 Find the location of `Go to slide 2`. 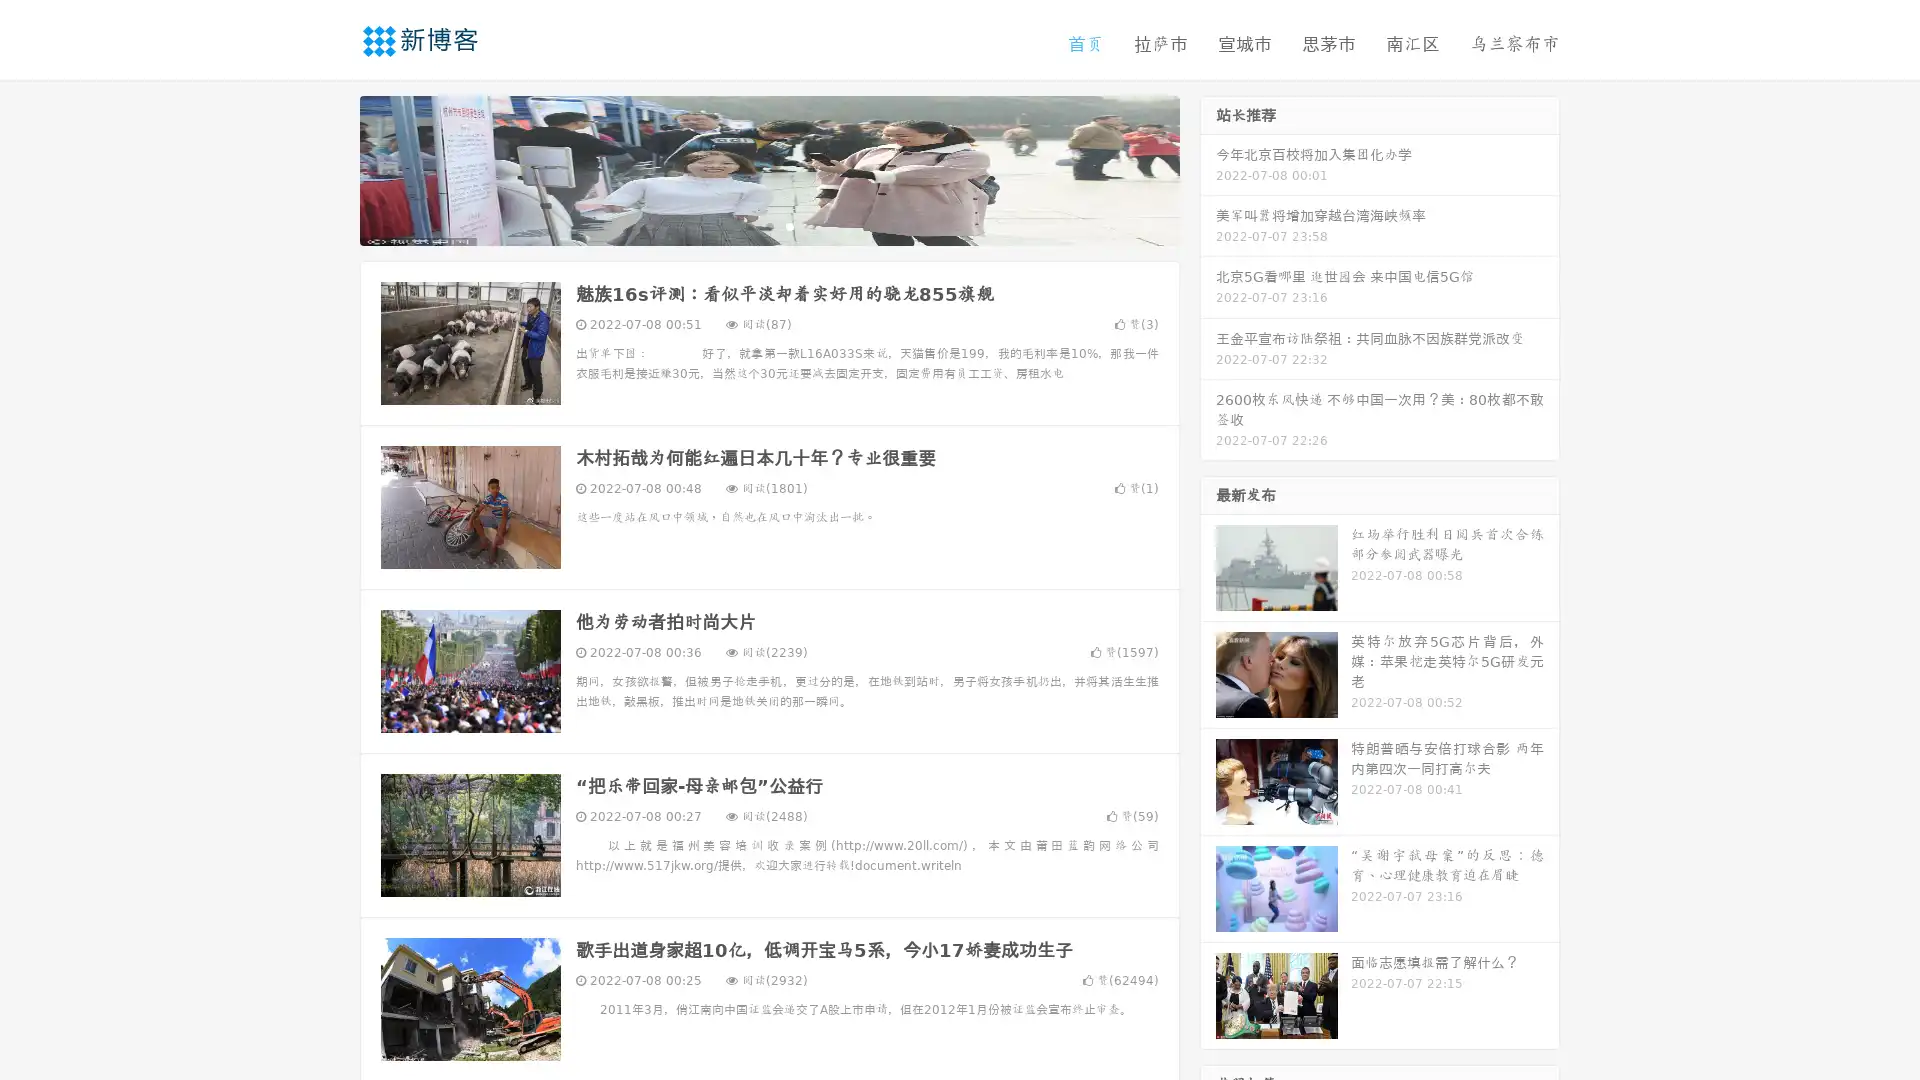

Go to slide 2 is located at coordinates (768, 225).